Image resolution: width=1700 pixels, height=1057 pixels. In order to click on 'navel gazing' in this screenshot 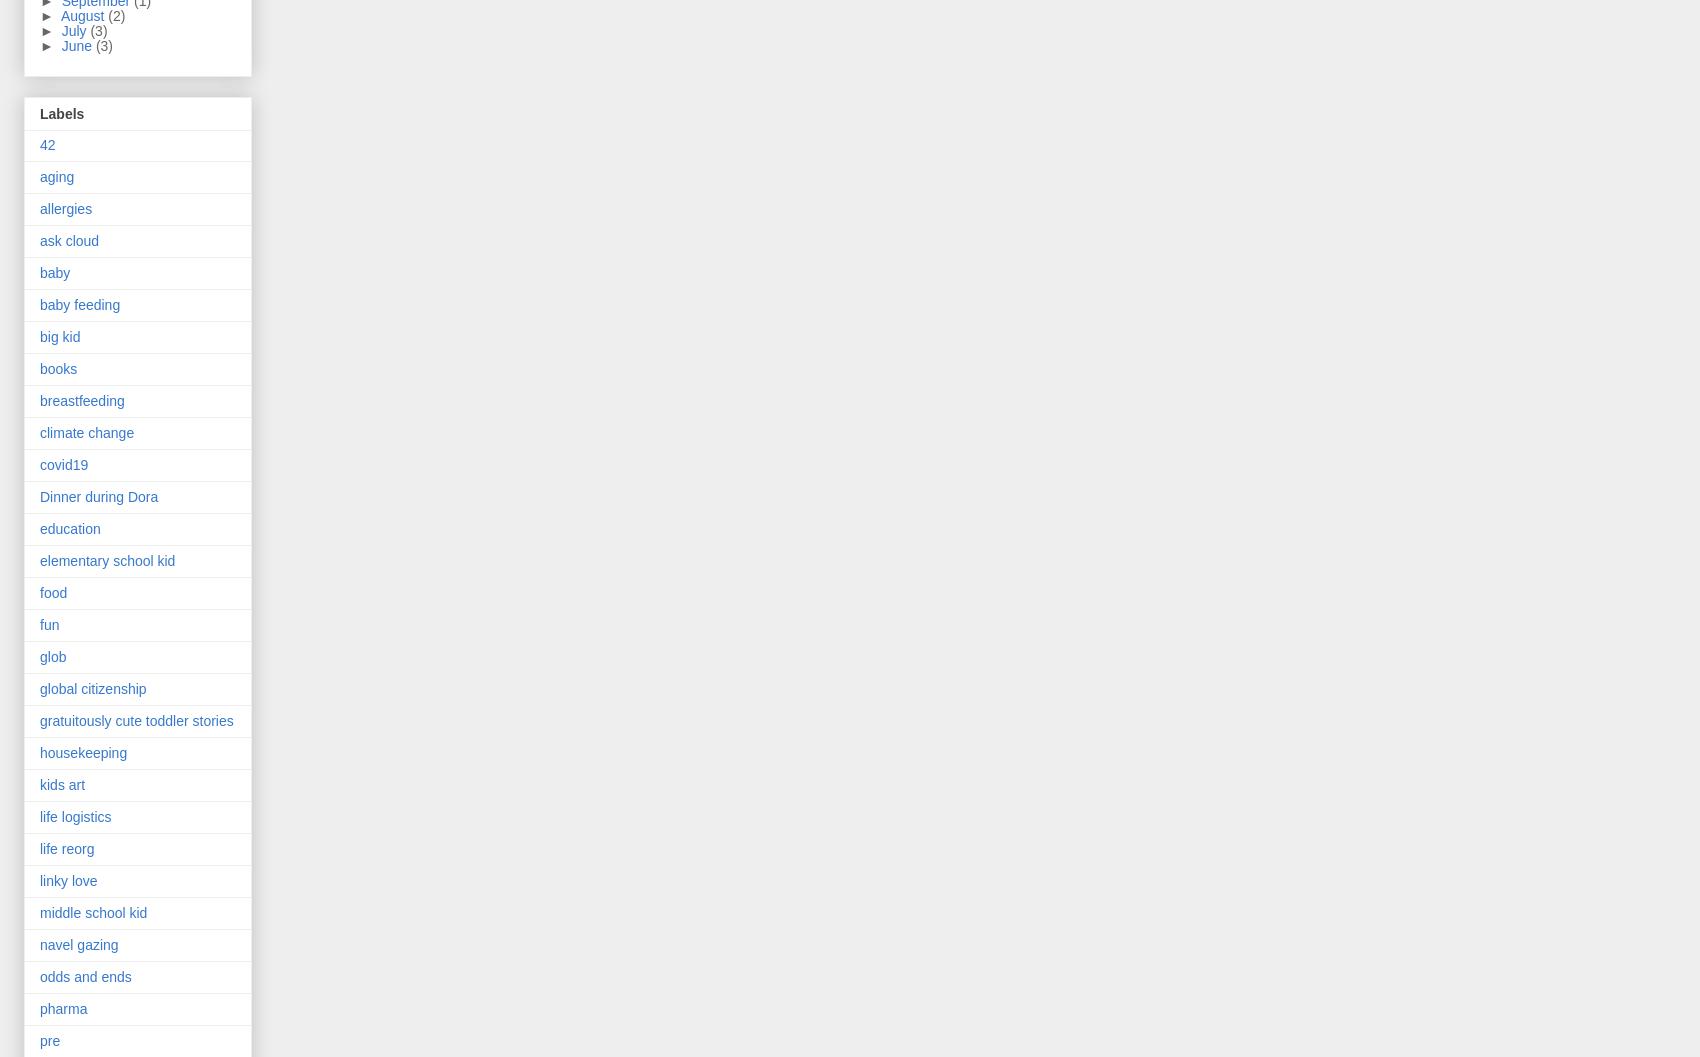, I will do `click(79, 944)`.